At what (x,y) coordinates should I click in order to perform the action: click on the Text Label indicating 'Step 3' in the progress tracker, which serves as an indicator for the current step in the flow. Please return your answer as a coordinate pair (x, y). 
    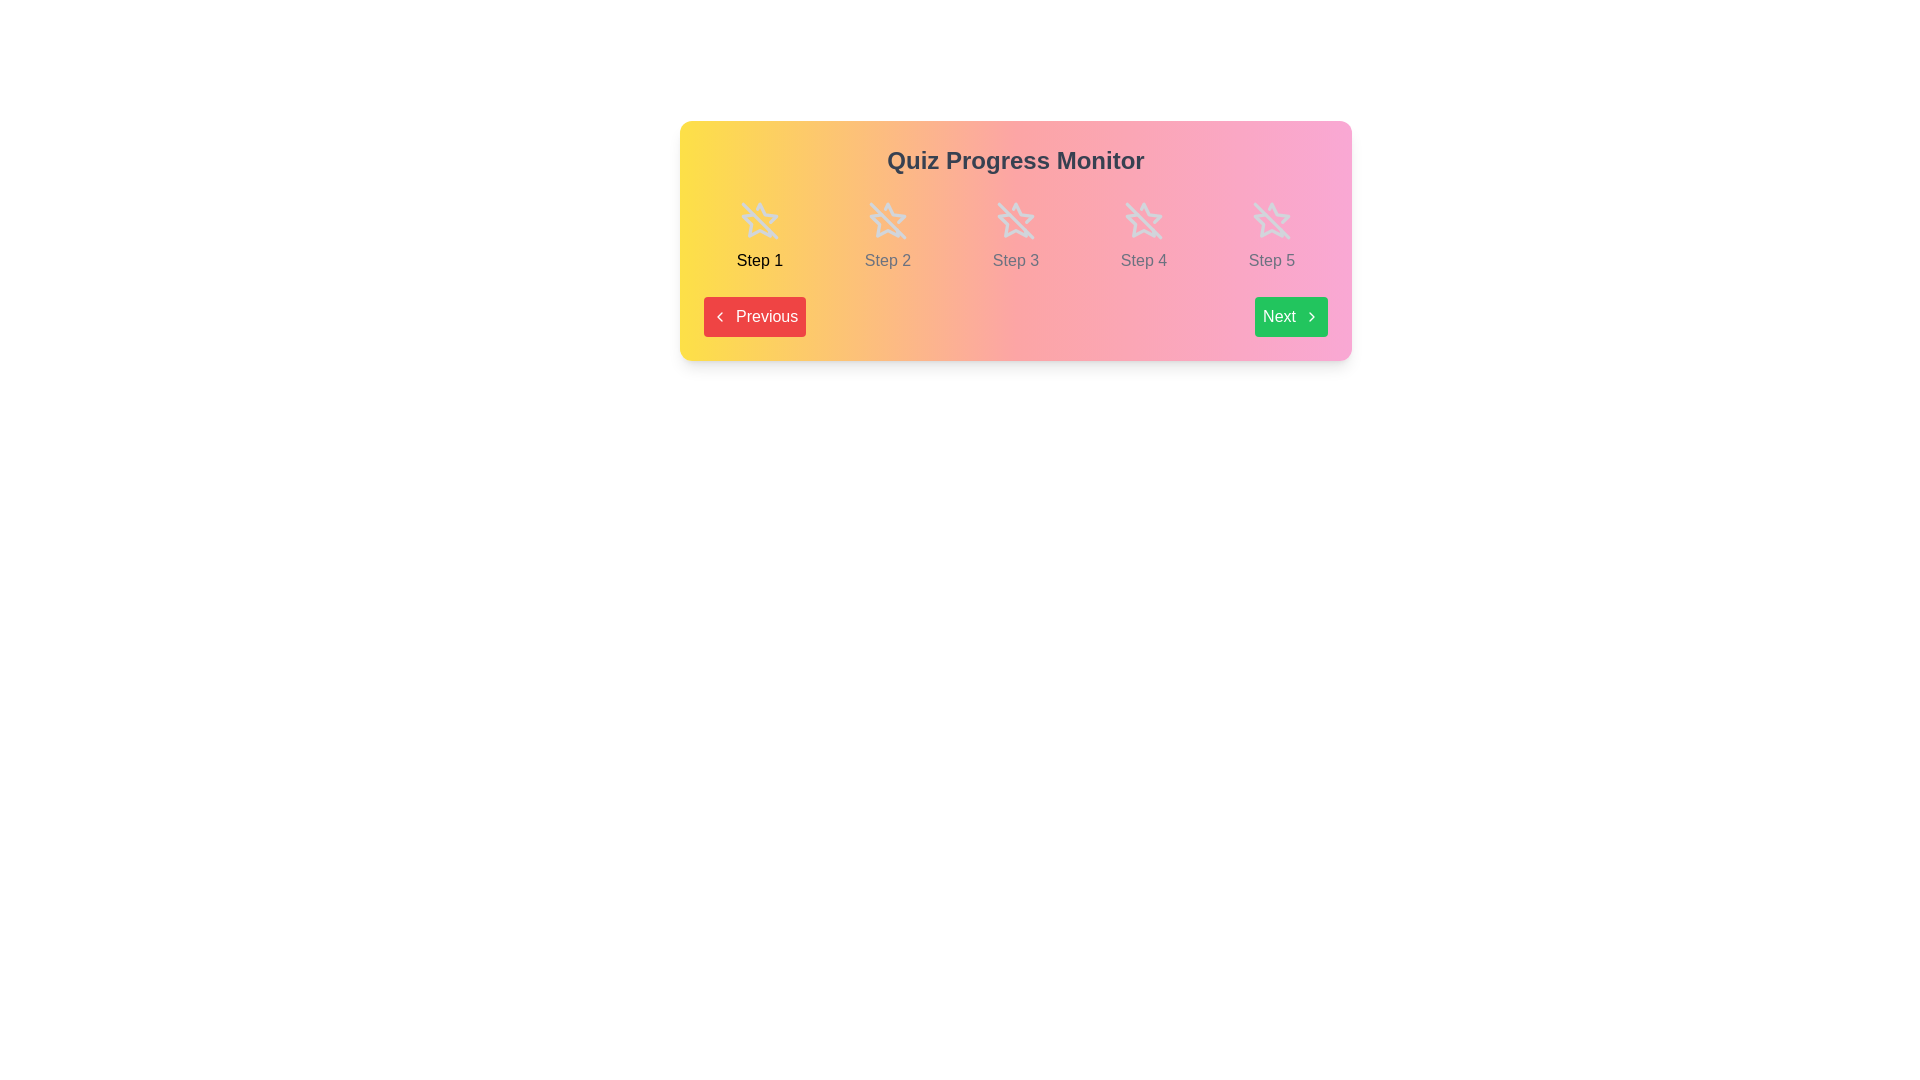
    Looking at the image, I should click on (1016, 260).